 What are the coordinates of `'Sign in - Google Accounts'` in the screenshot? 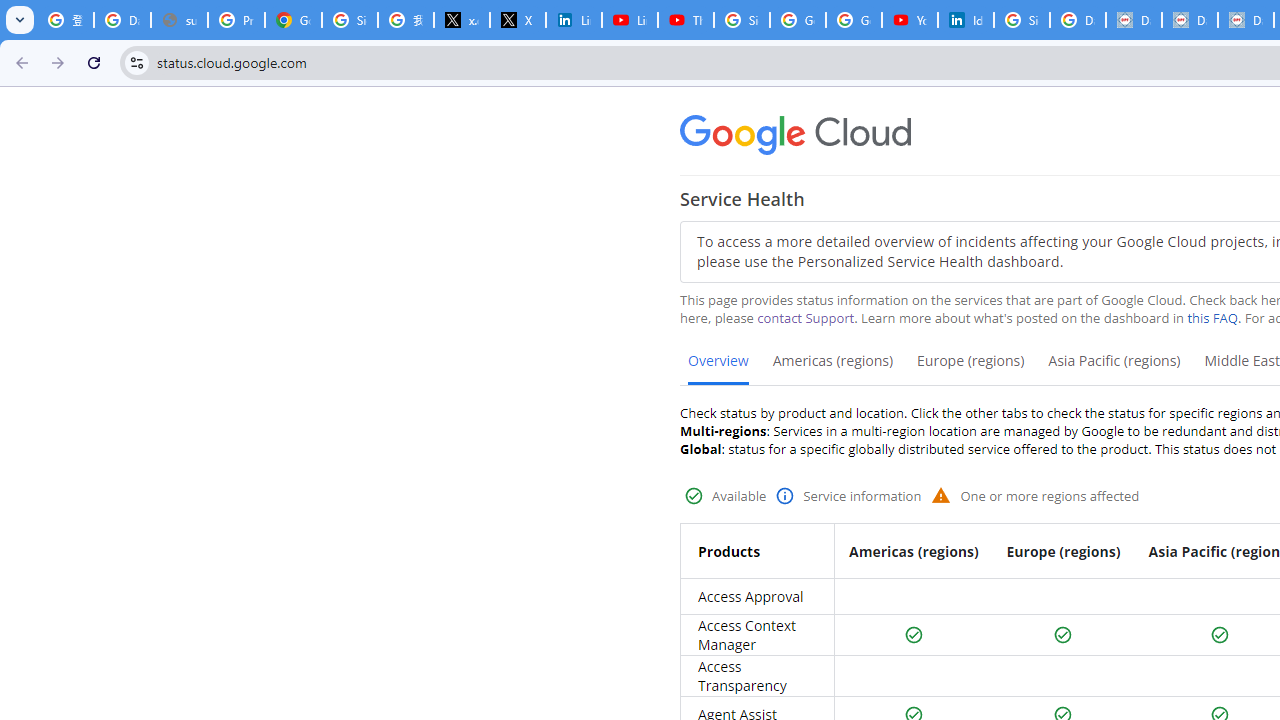 It's located at (1022, 20).